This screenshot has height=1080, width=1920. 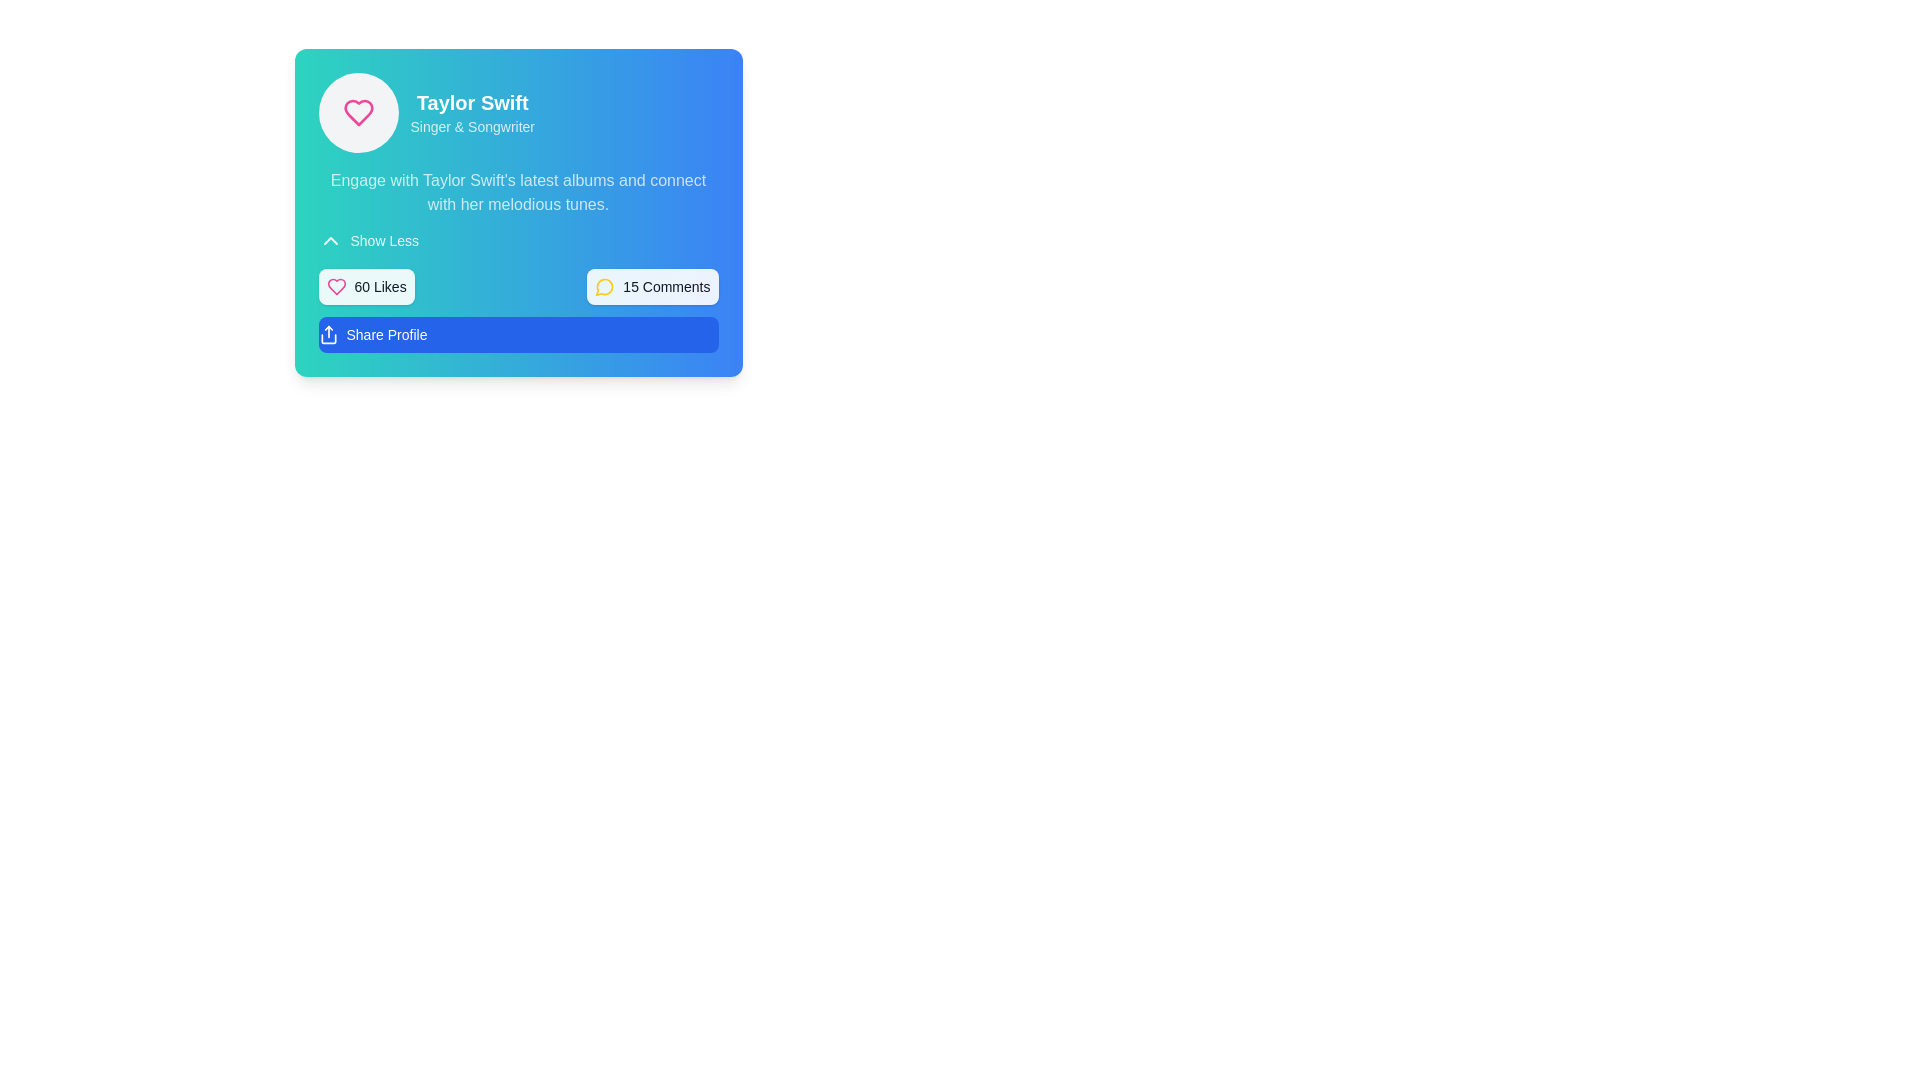 I want to click on the text label representing the title or name tag located at the upper-left section of the blue gradient card component, so click(x=471, y=103).